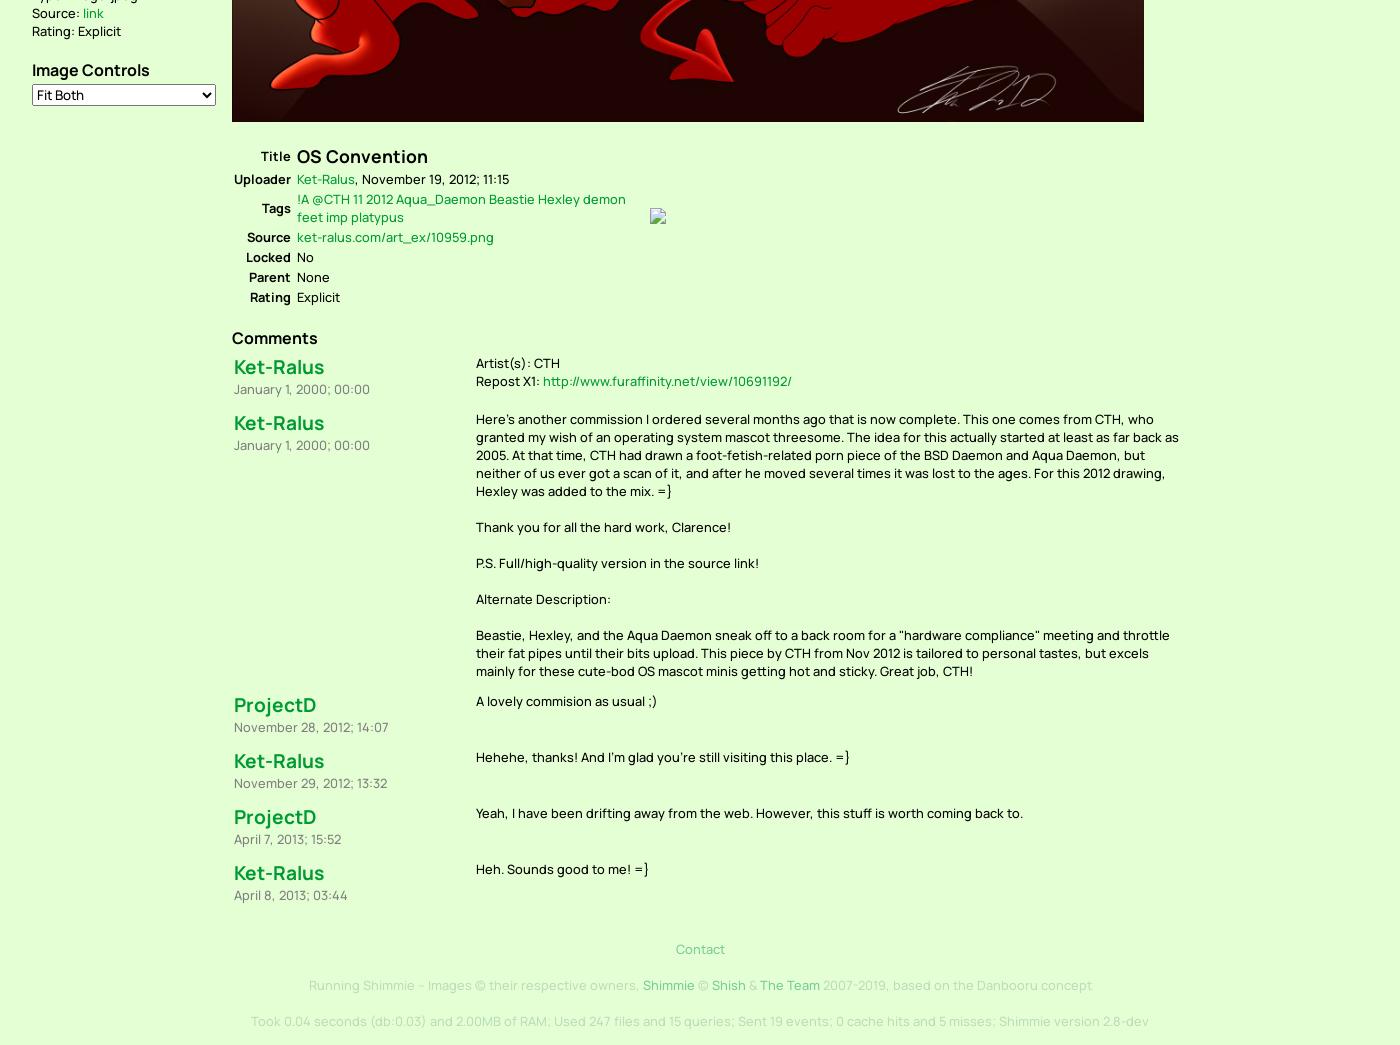 The width and height of the screenshot is (1400, 1045). Describe the element at coordinates (518, 362) in the screenshot. I see `'Artist(s): CTH'` at that location.